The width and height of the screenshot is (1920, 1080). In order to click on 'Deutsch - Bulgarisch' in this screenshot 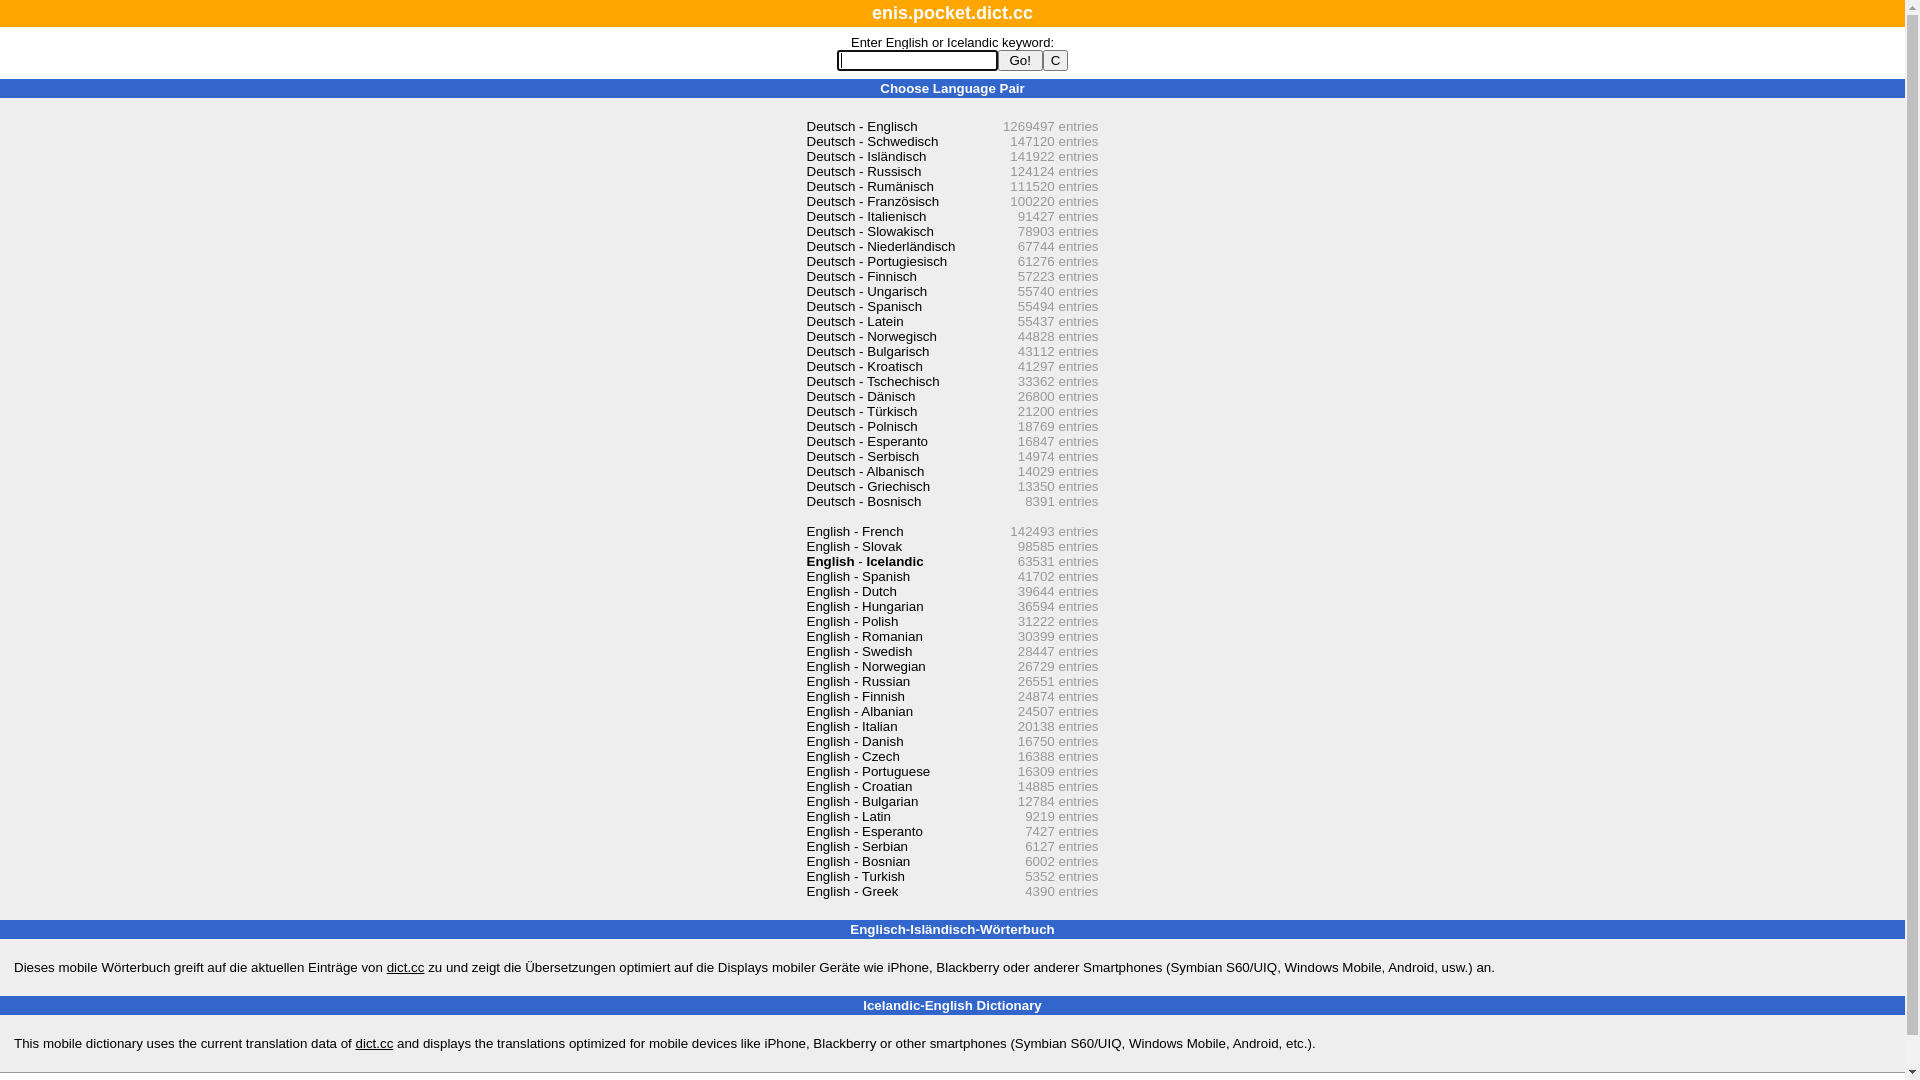, I will do `click(806, 350)`.